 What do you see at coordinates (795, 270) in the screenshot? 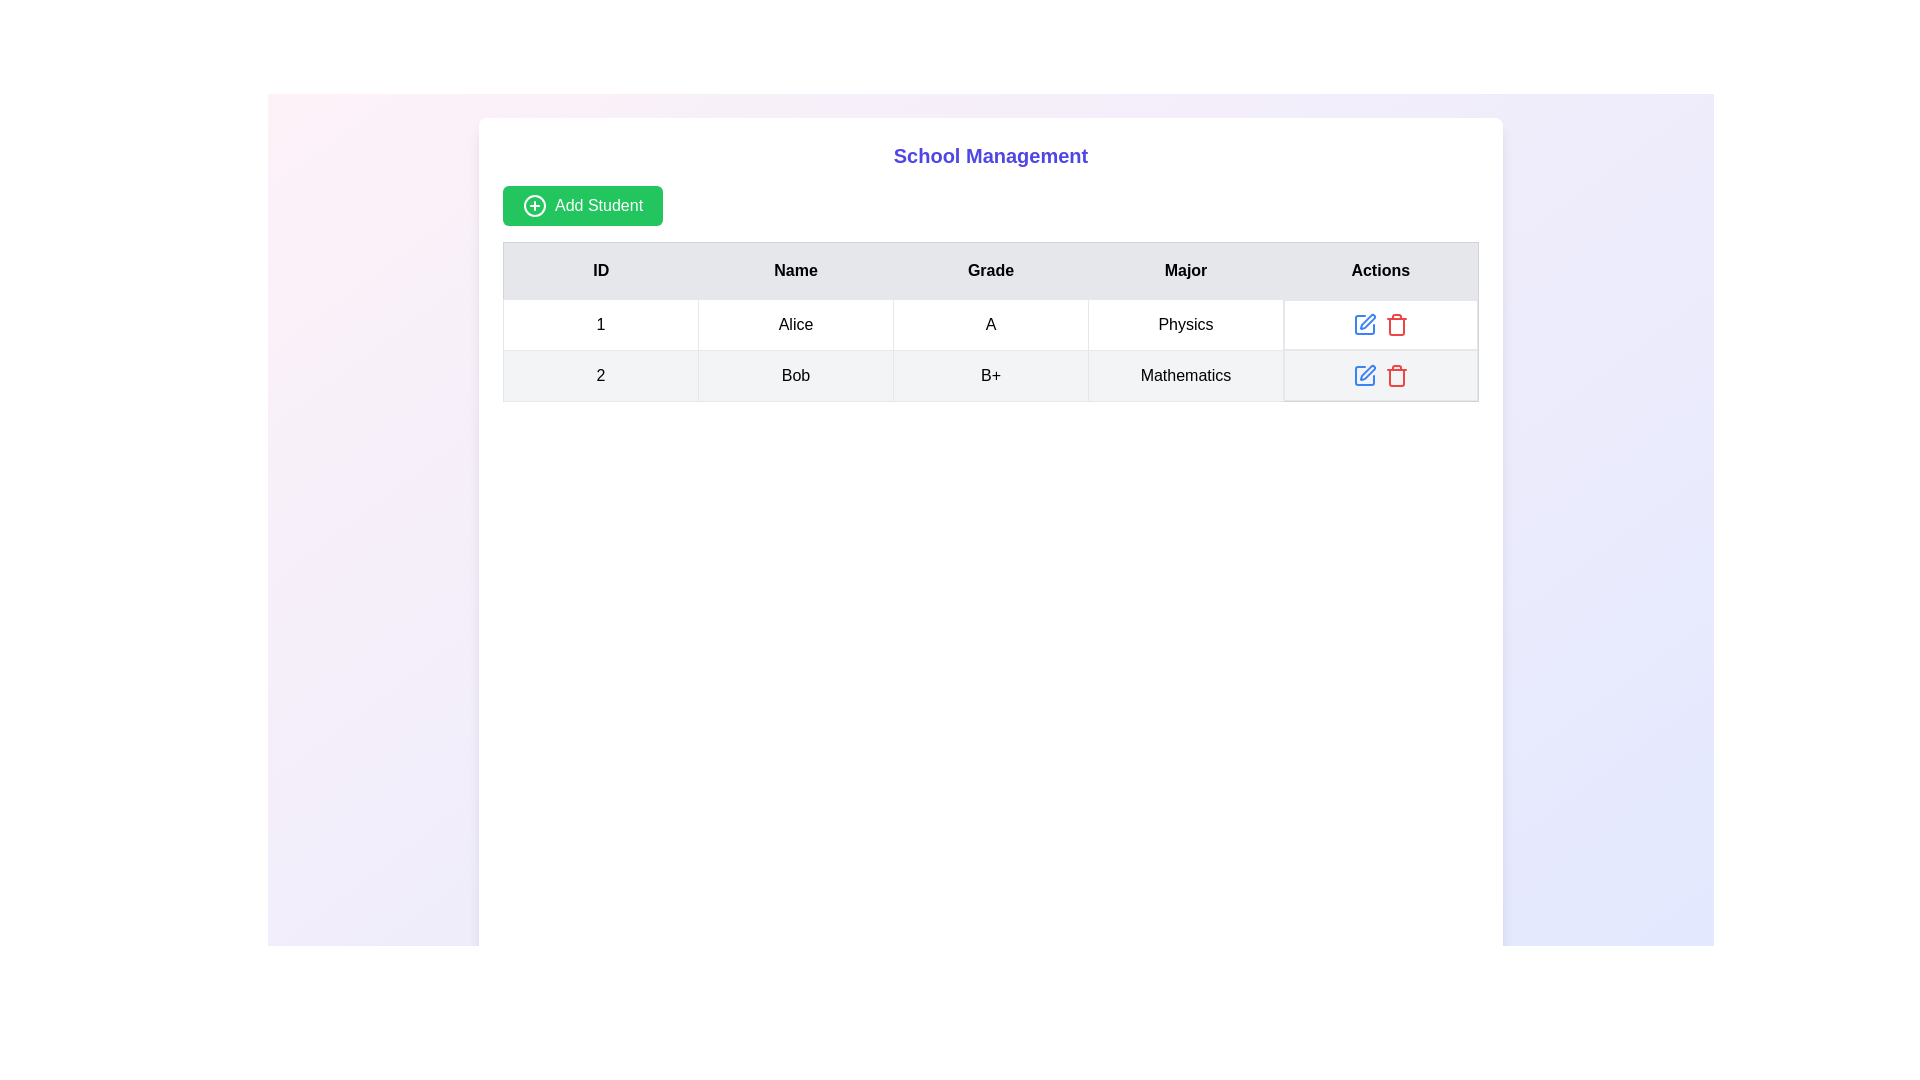
I see `the column header text label that indicates name values, located in the header row of the table, second from the left, between 'ID' and 'Grade'` at bounding box center [795, 270].